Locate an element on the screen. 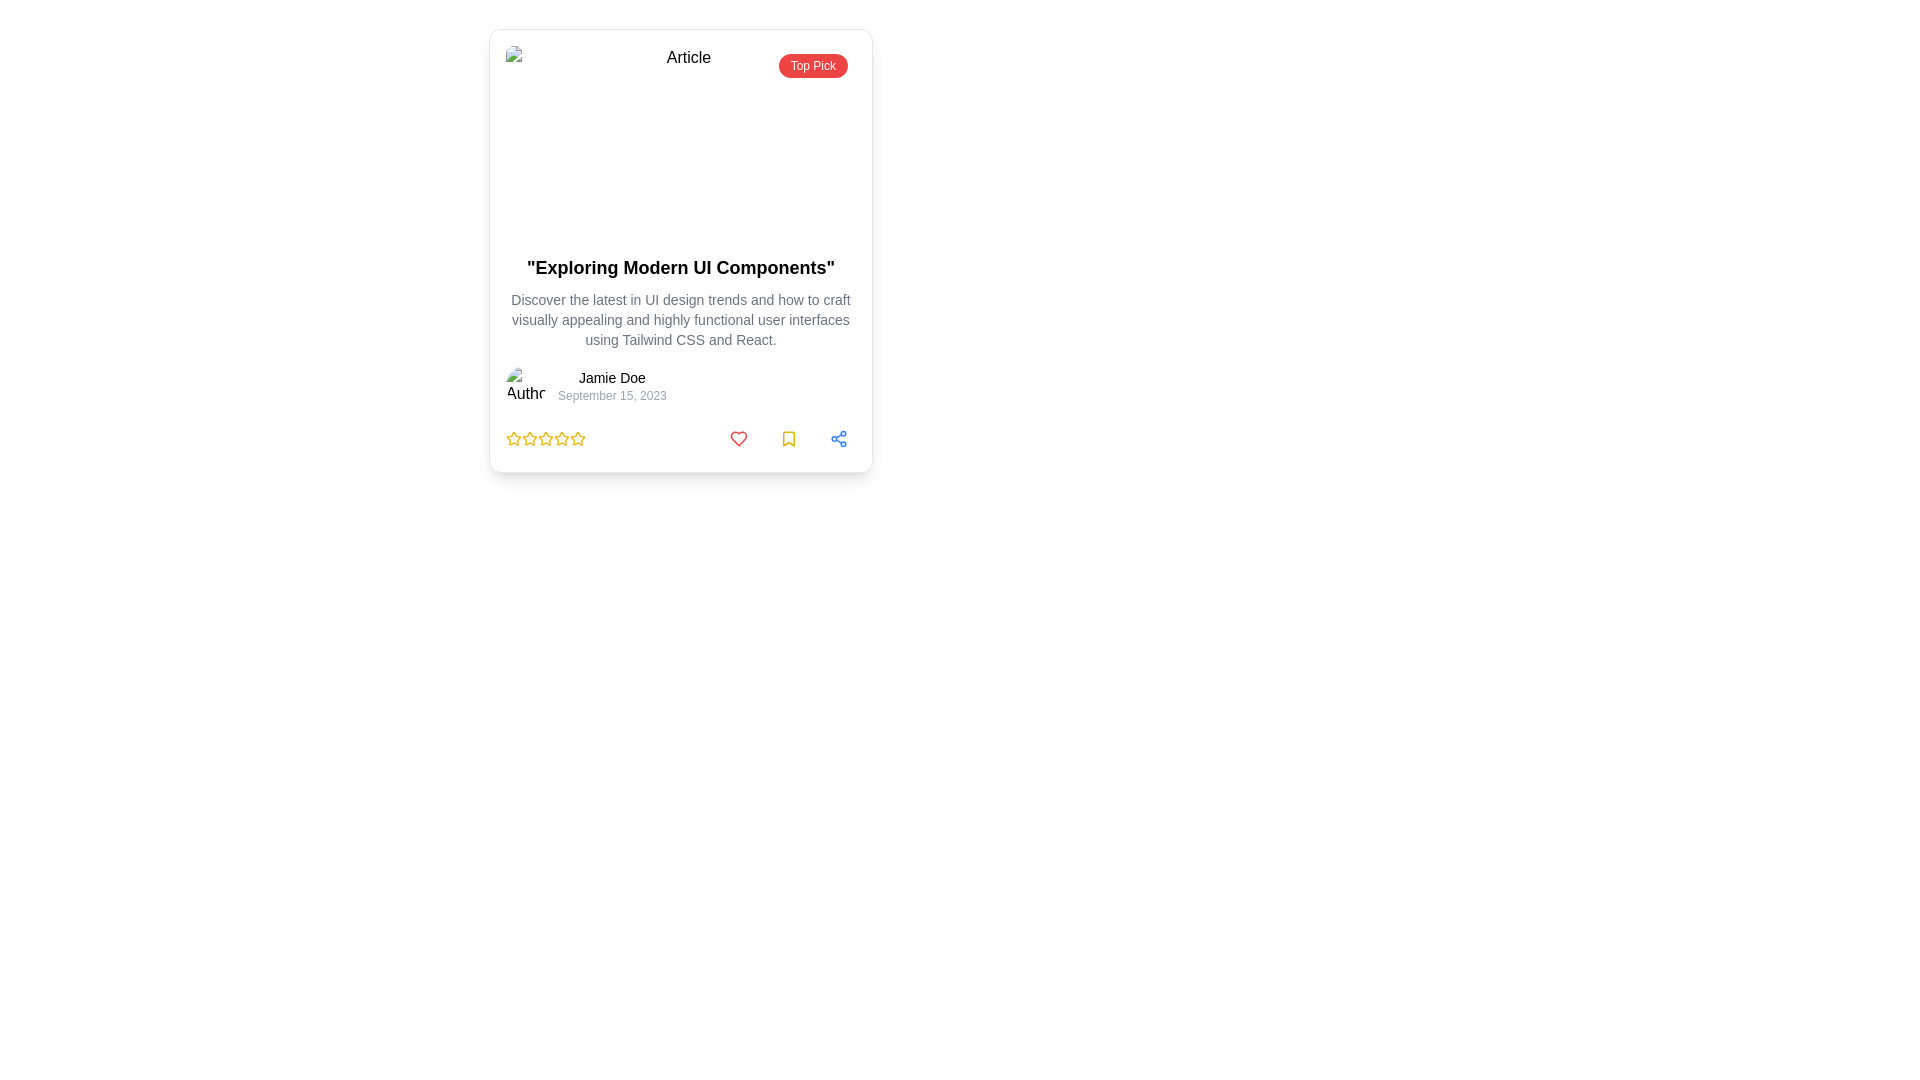  small, gray text block that provides a concise description about UI design trends and tools, located centrally below the bold heading and above the author's information is located at coordinates (681, 319).